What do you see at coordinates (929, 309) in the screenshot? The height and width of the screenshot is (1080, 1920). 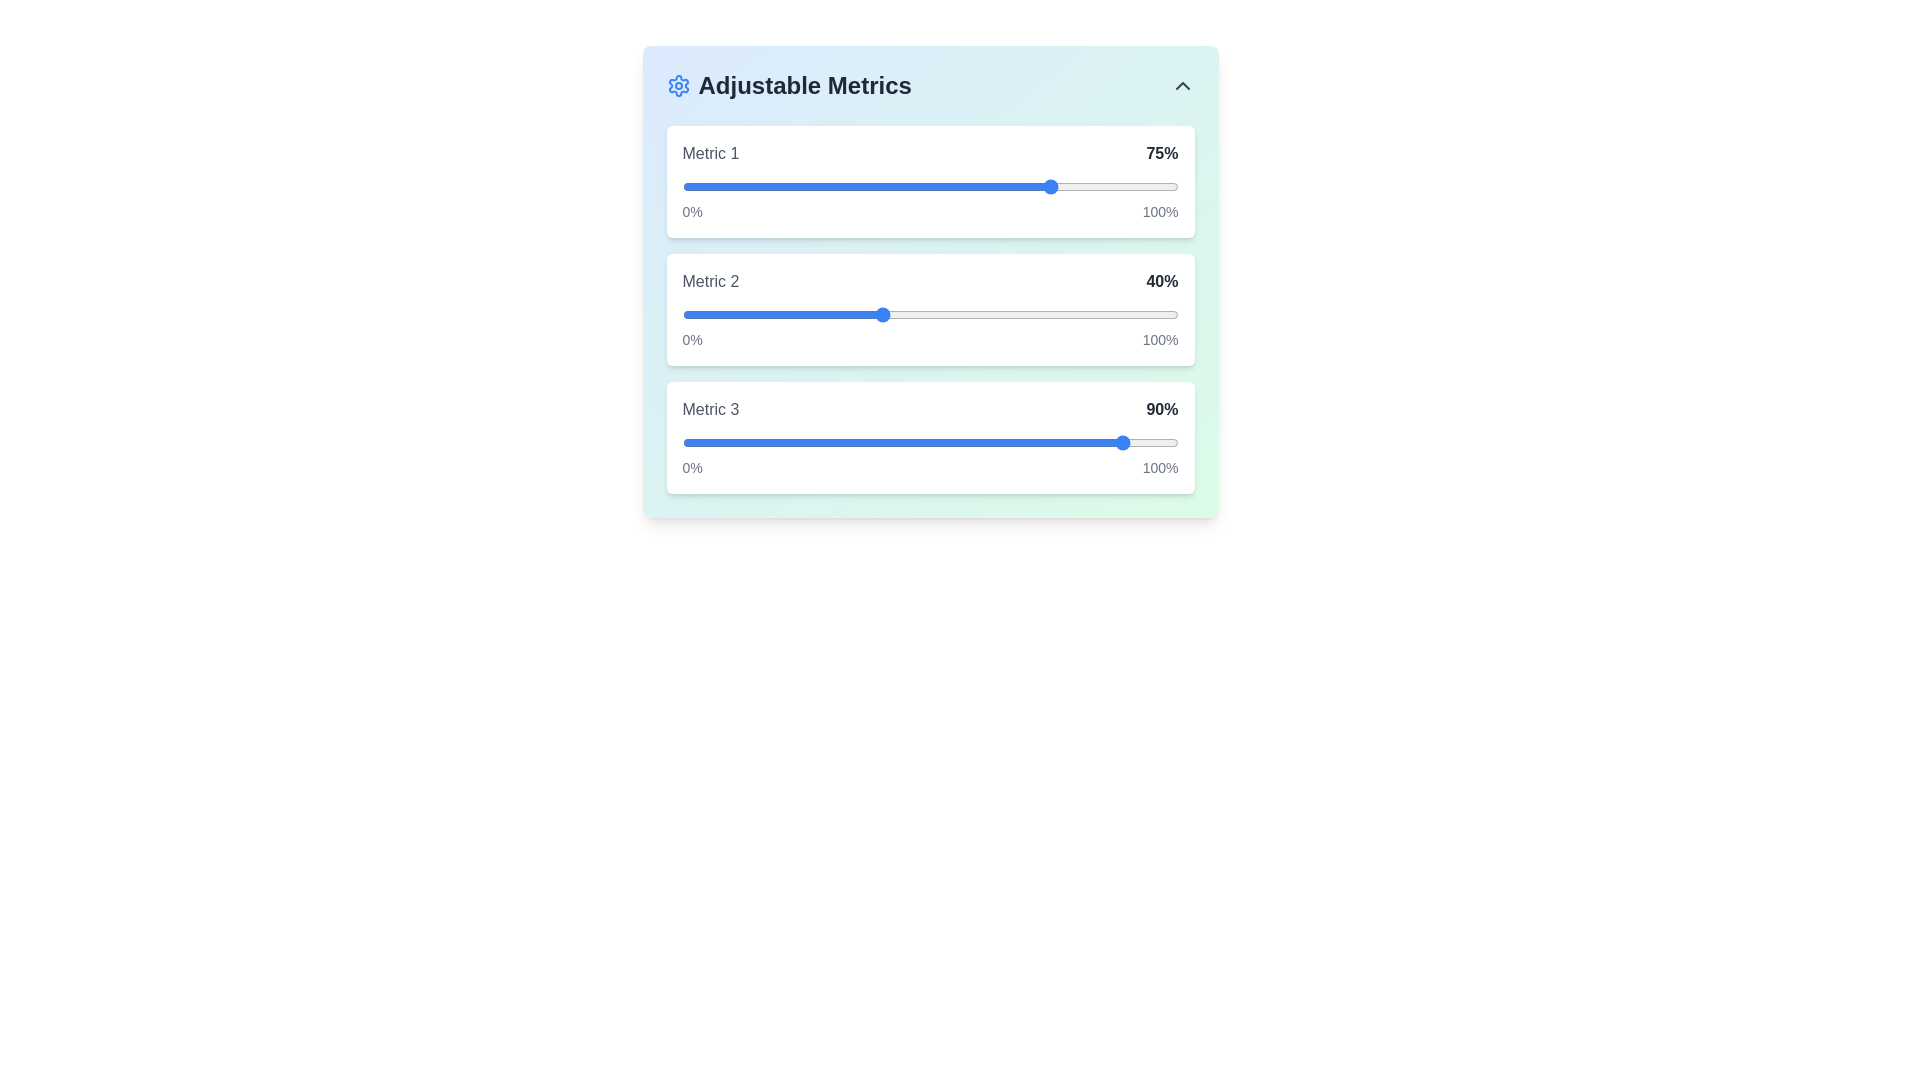 I see `the interactive slider within the 'Metric 2' card to set a specific value on the slider` at bounding box center [929, 309].